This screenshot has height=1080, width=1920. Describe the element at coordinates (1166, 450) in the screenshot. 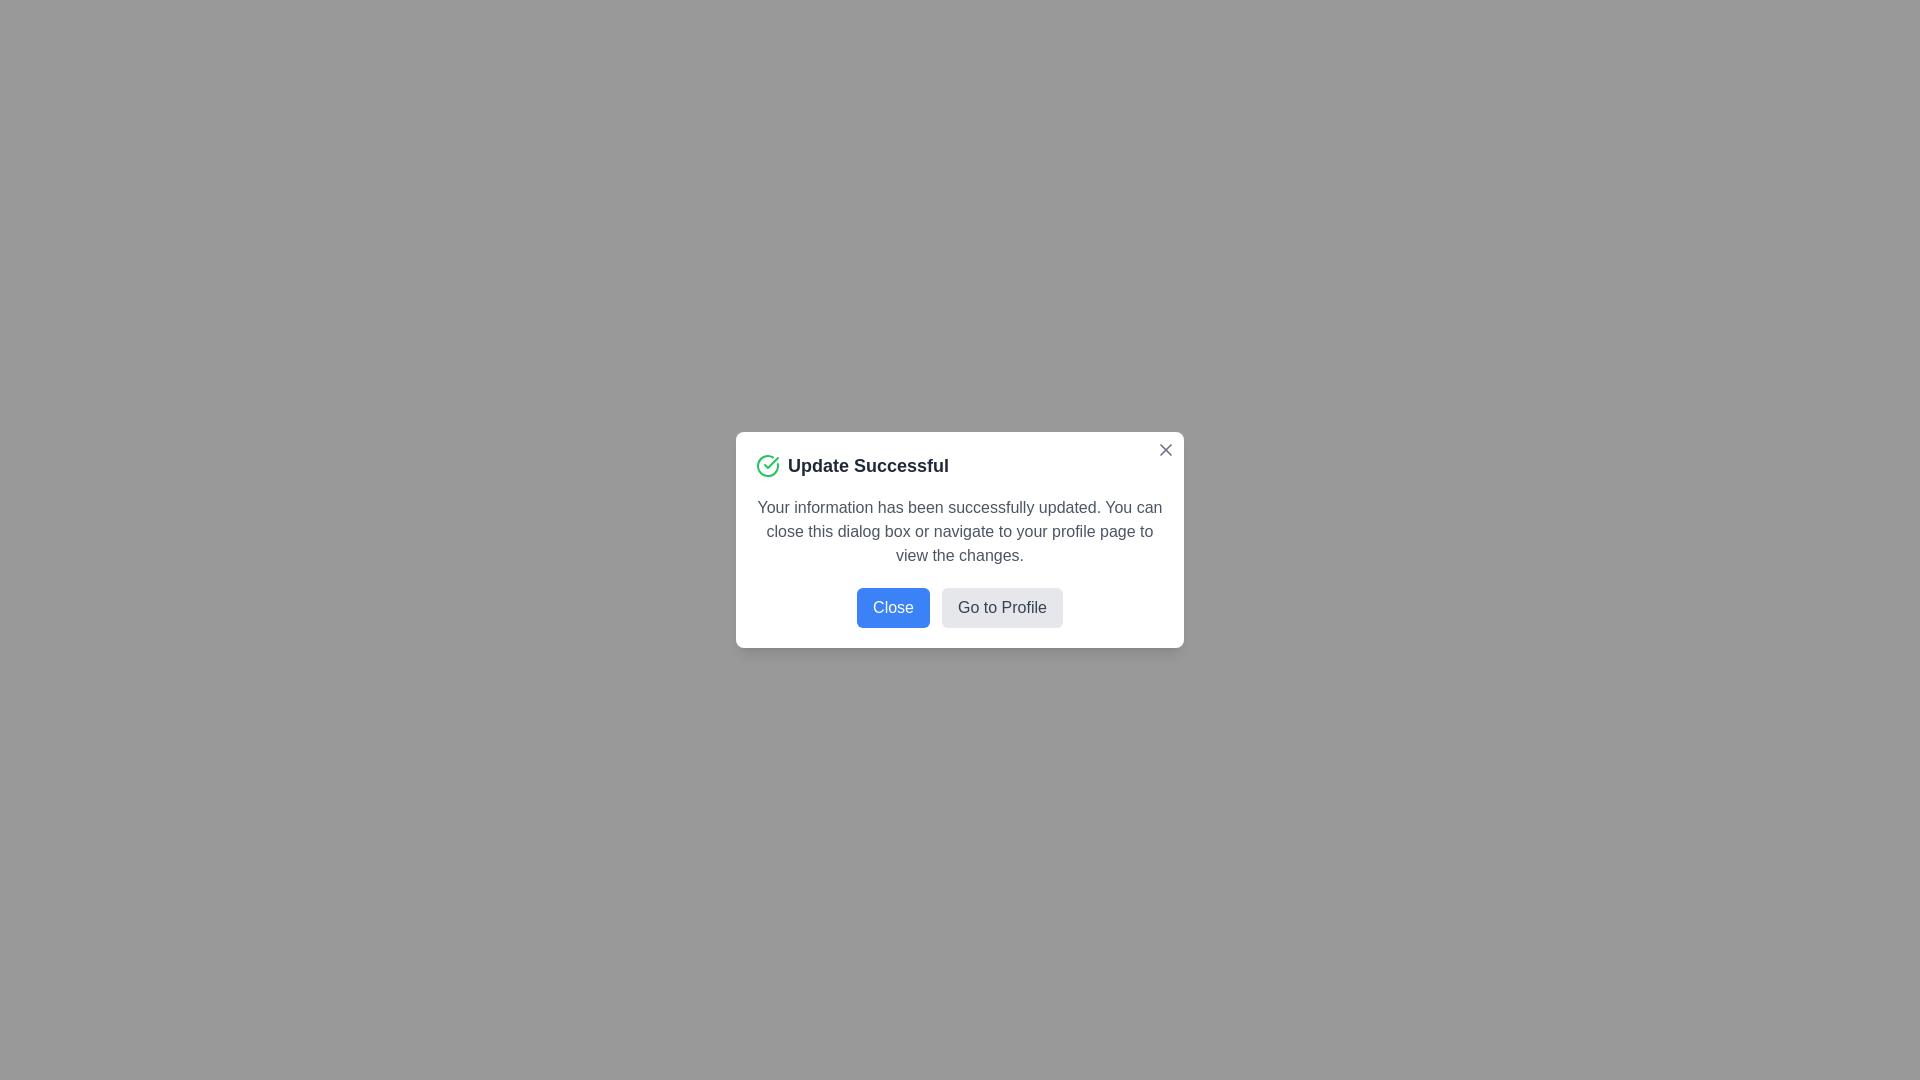

I see `the close icon in the top-right corner of the dialog to dismiss it` at that location.